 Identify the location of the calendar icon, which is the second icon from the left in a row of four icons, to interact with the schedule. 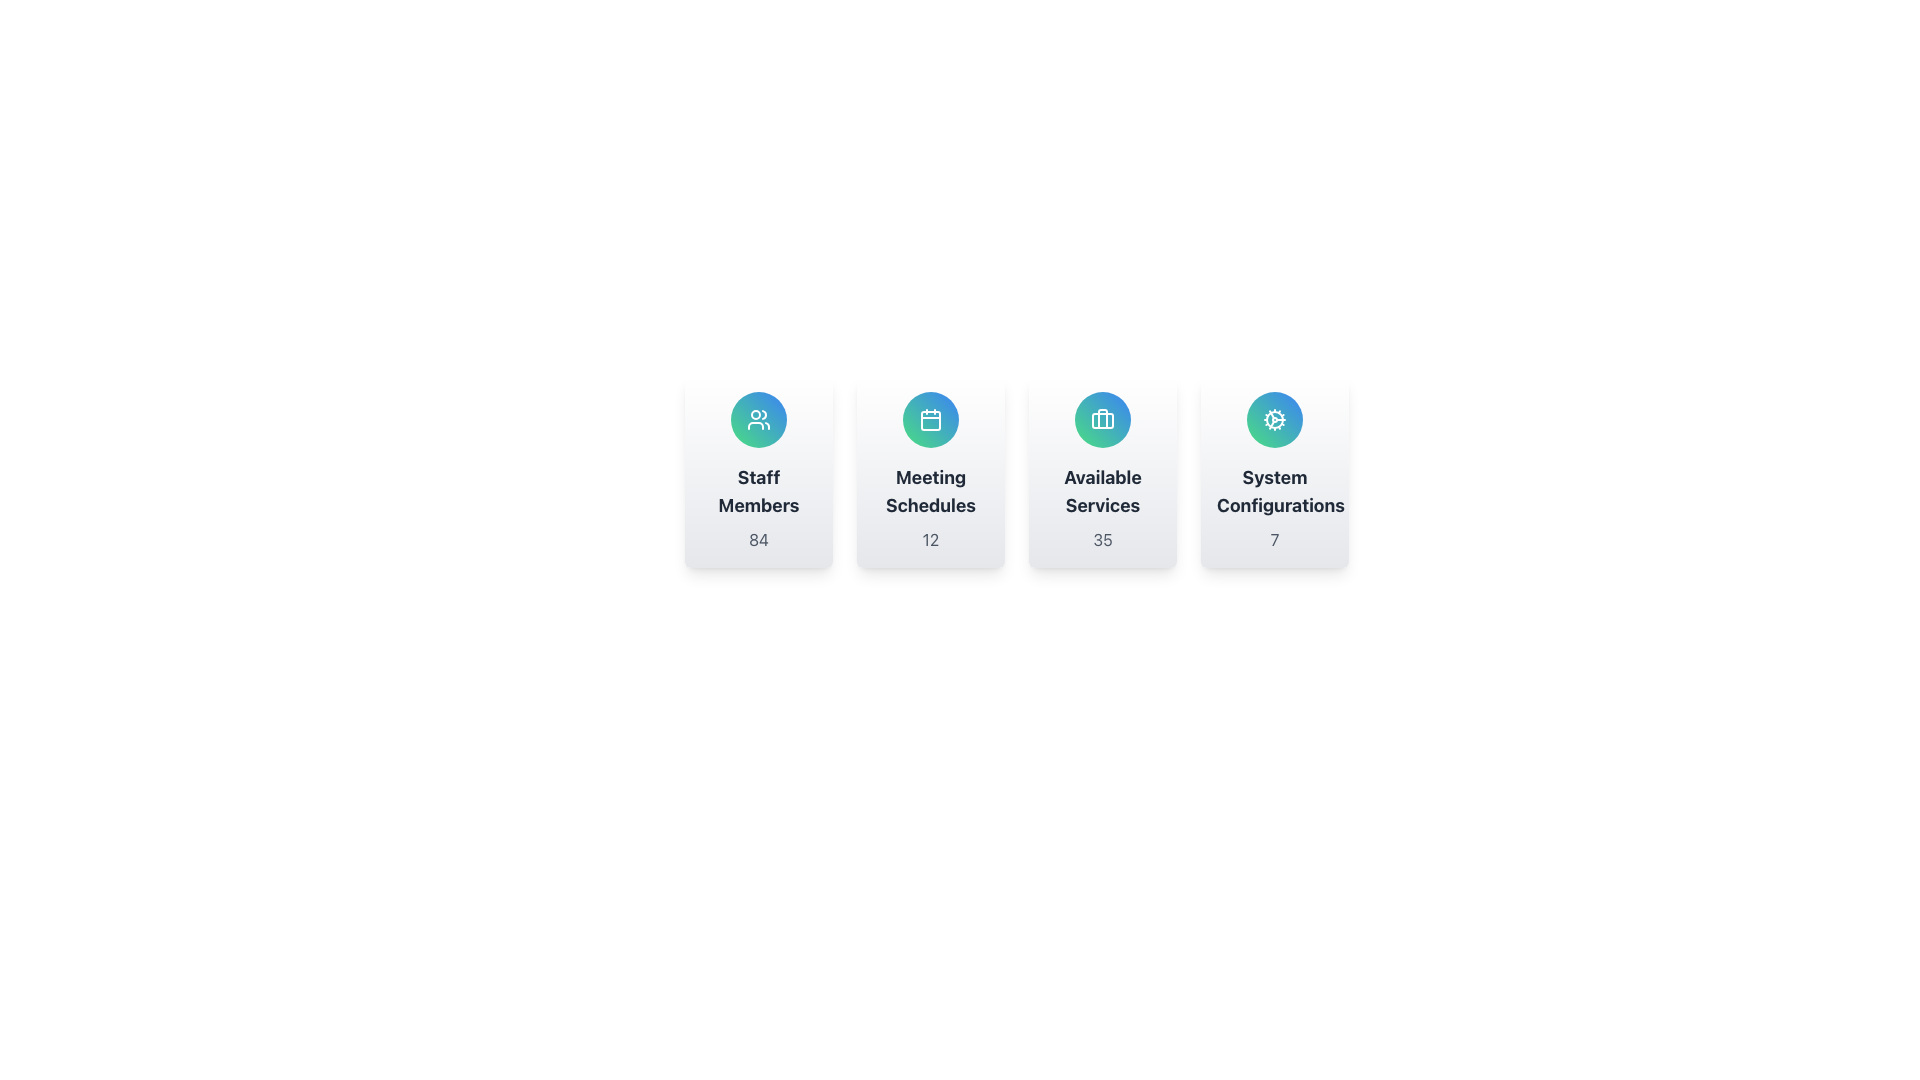
(930, 419).